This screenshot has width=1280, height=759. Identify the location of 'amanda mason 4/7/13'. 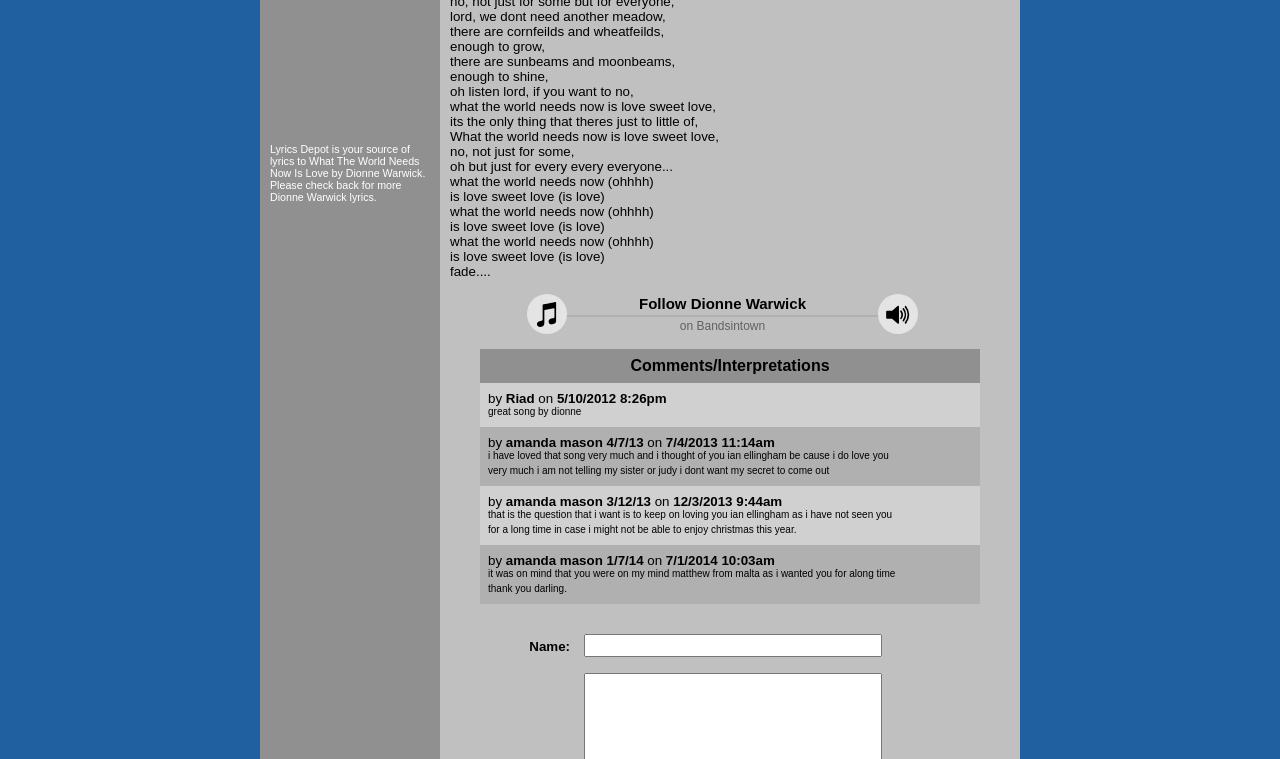
(572, 442).